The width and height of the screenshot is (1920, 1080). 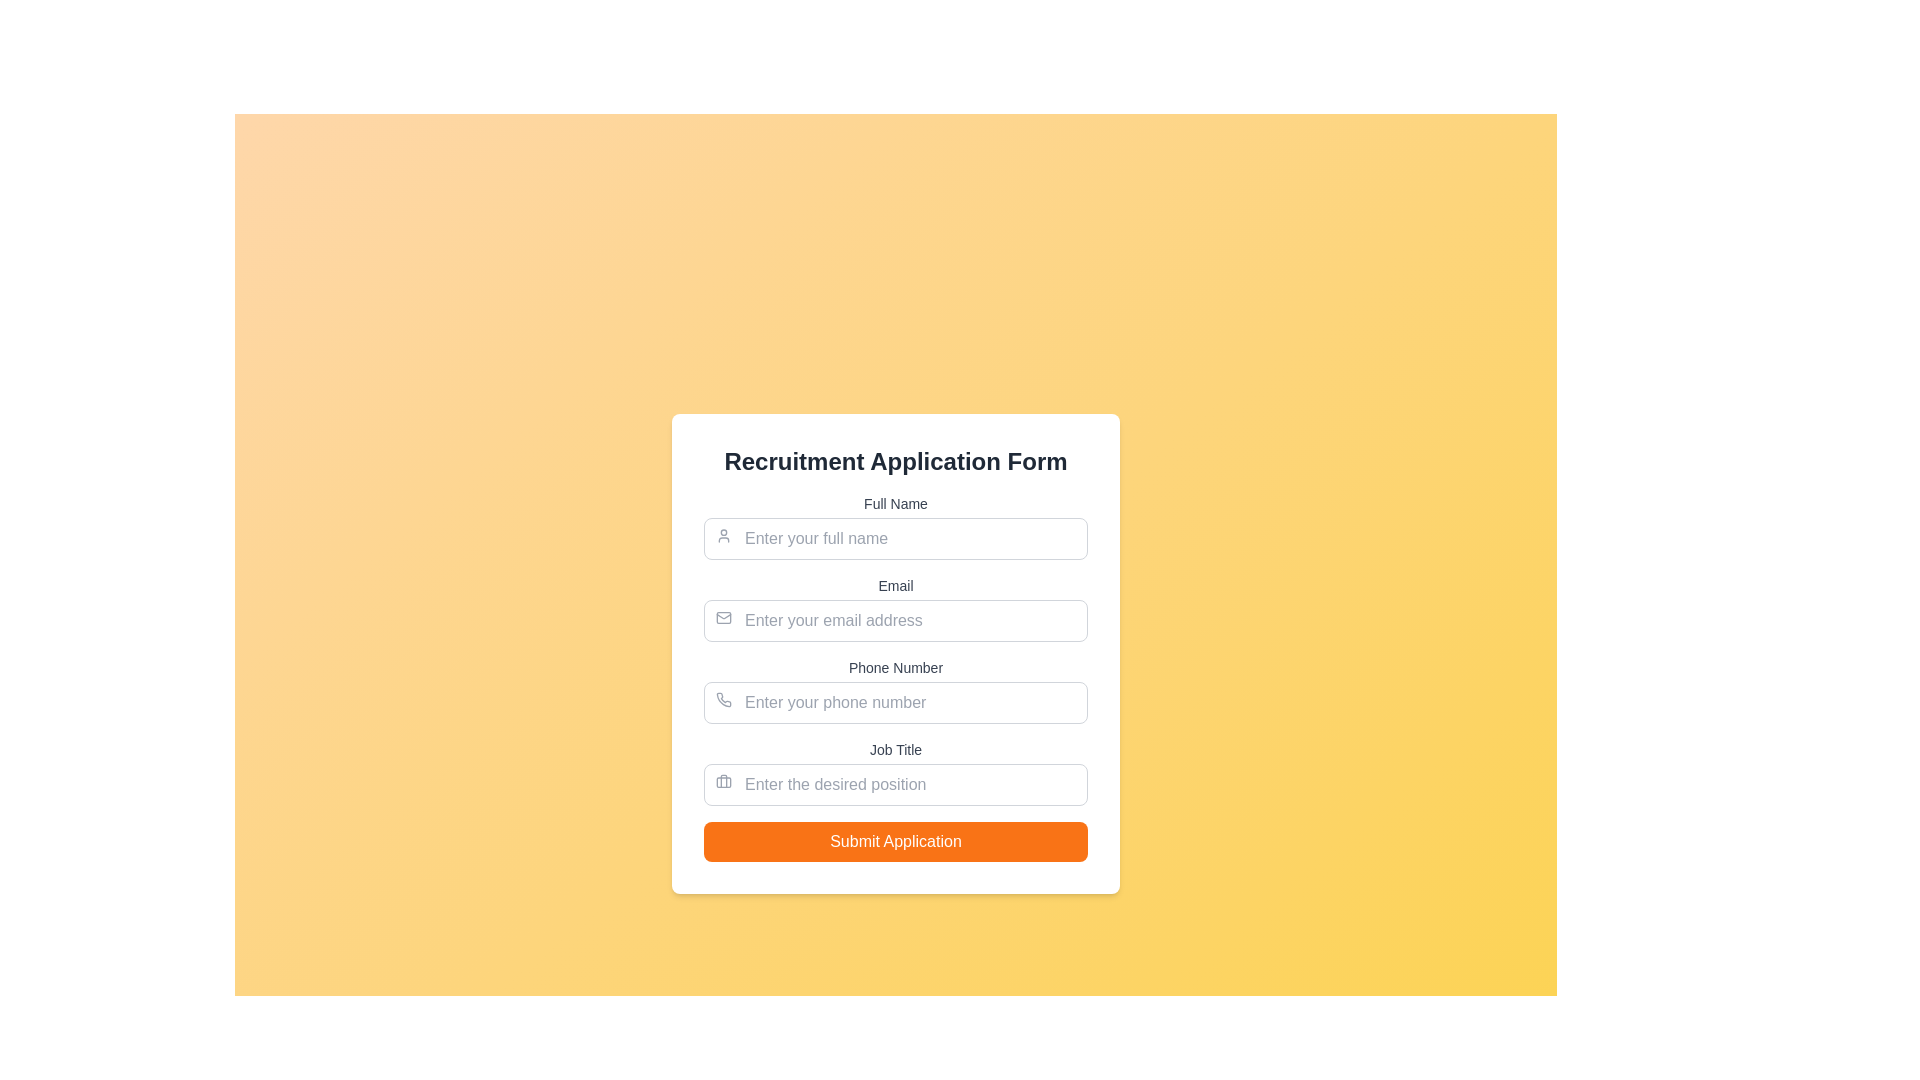 I want to click on the icon representing the phone number input field, which is positioned on the left side of the input field, so click(x=723, y=698).